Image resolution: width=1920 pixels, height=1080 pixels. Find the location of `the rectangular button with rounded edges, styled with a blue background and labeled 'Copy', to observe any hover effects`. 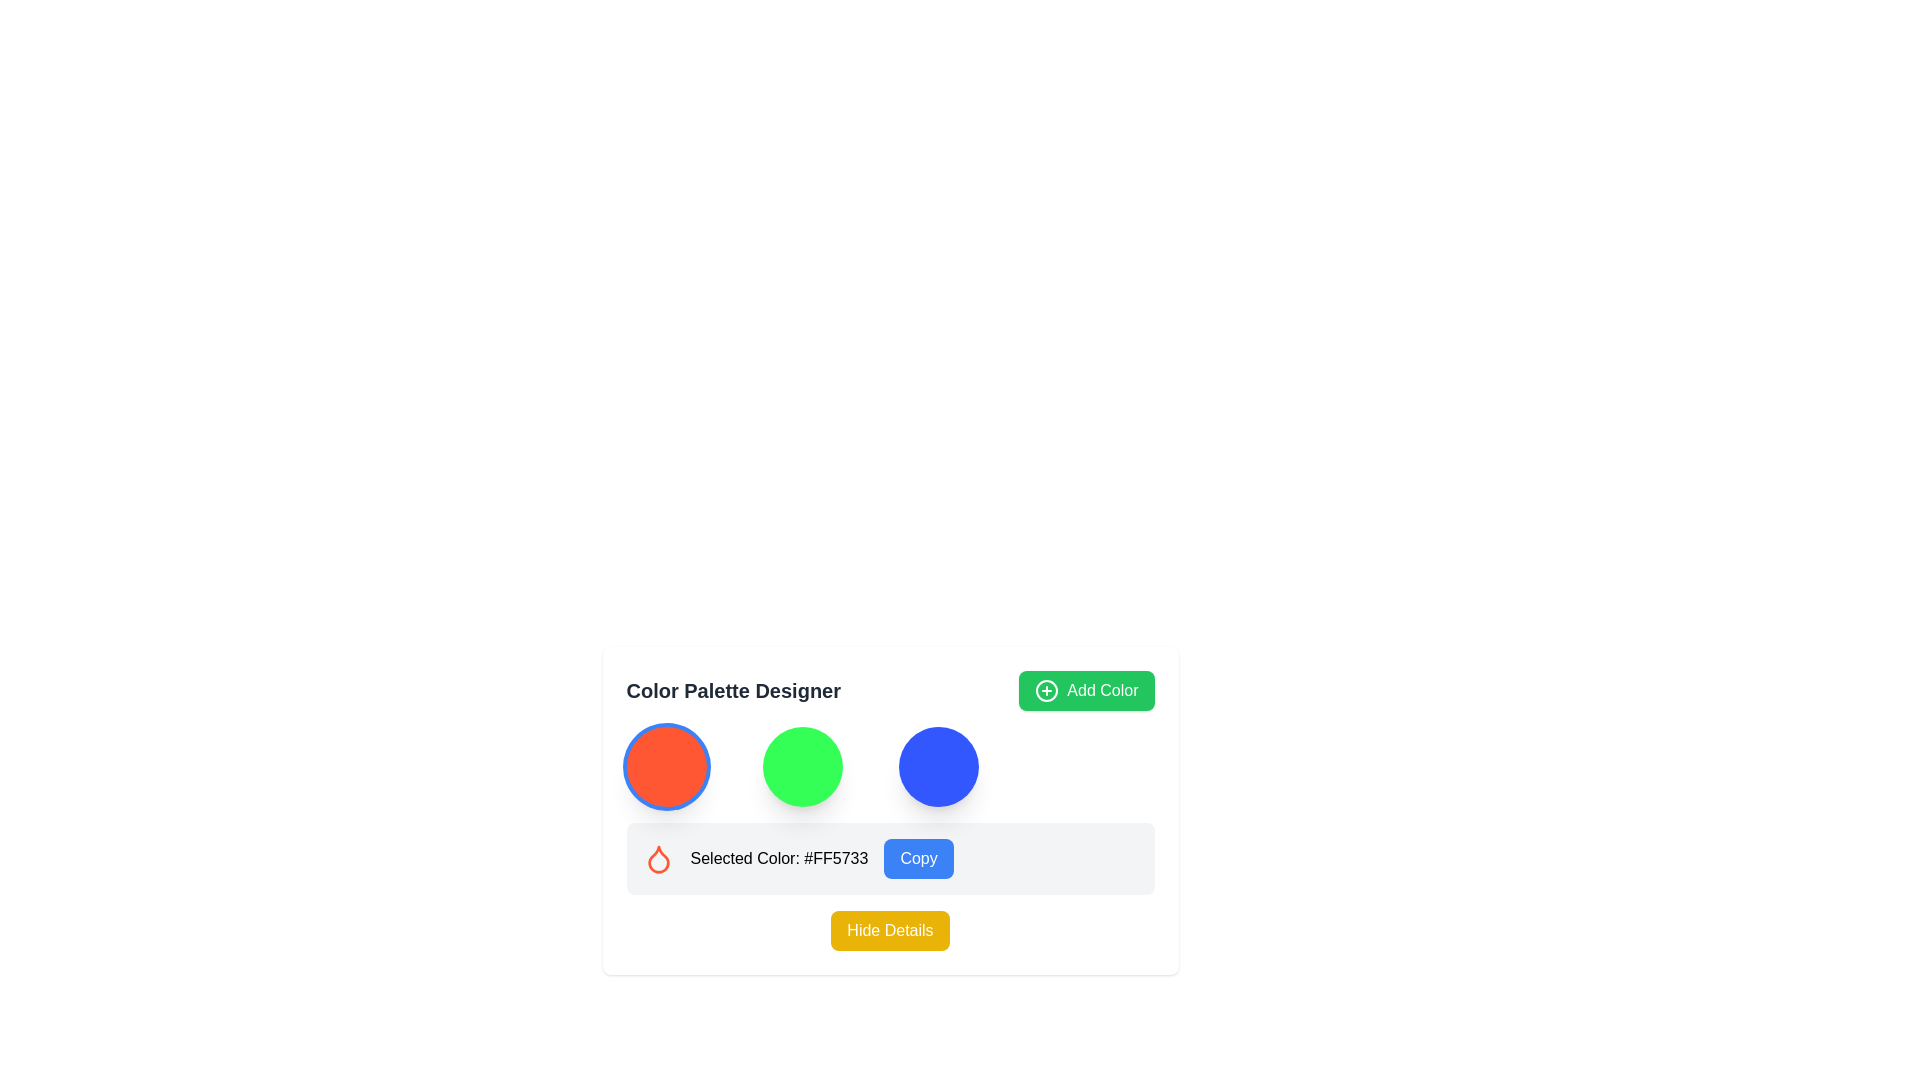

the rectangular button with rounded edges, styled with a blue background and labeled 'Copy', to observe any hover effects is located at coordinates (918, 858).